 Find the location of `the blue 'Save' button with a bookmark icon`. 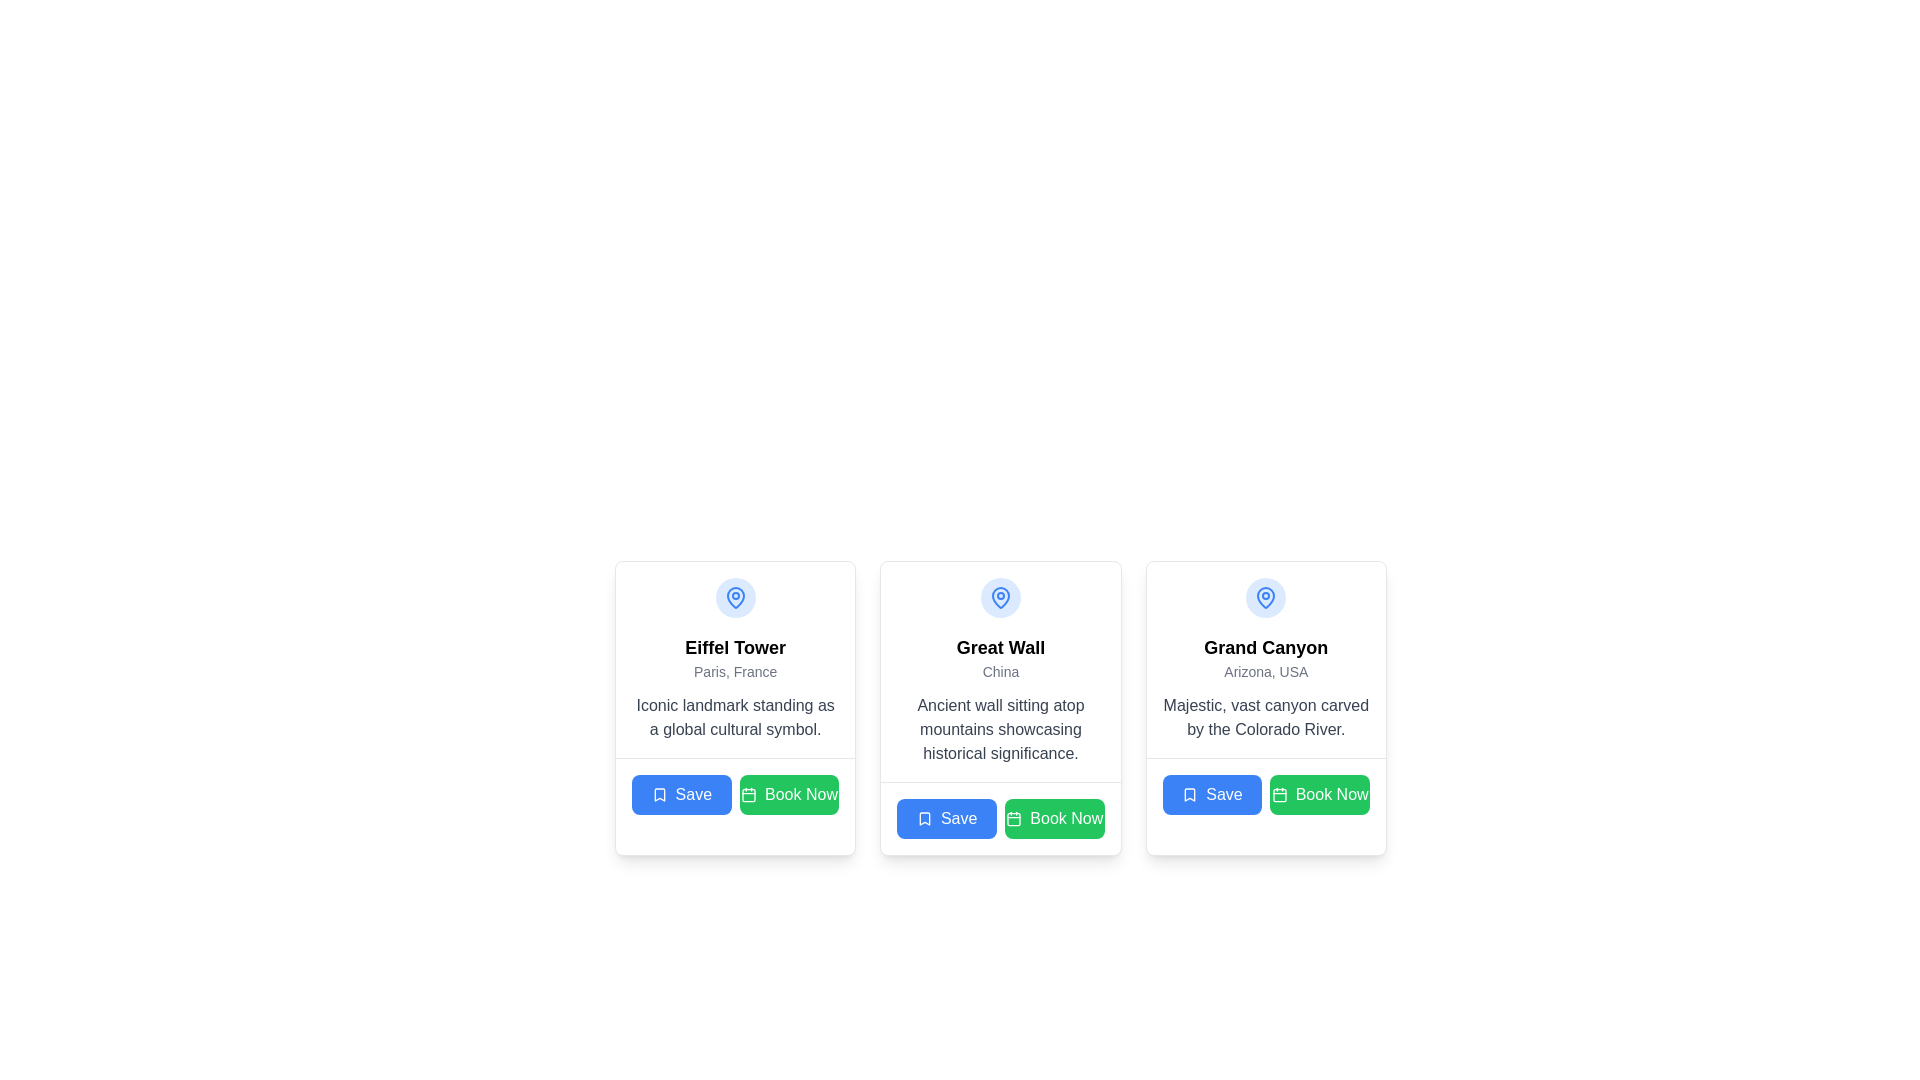

the blue 'Save' button with a bookmark icon is located at coordinates (946, 818).